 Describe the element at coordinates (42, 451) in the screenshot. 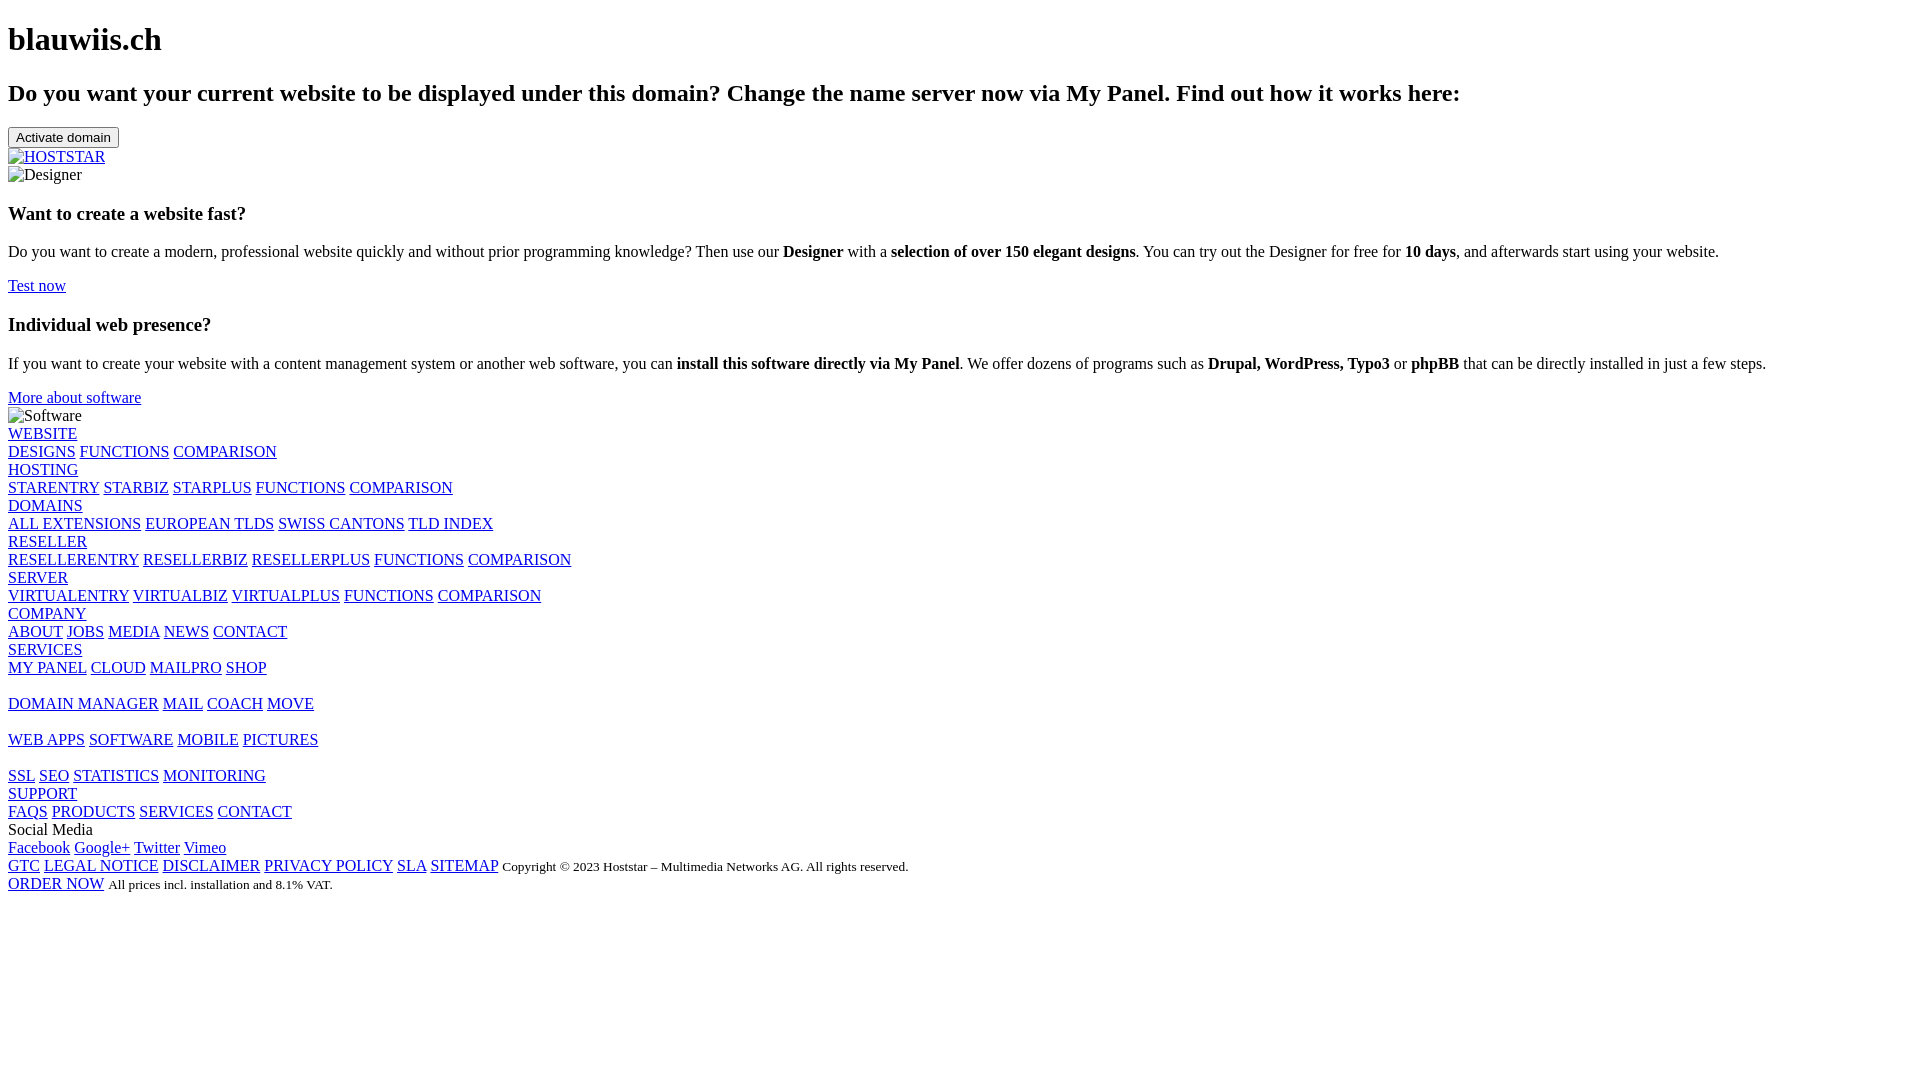

I see `'DESIGNS'` at that location.